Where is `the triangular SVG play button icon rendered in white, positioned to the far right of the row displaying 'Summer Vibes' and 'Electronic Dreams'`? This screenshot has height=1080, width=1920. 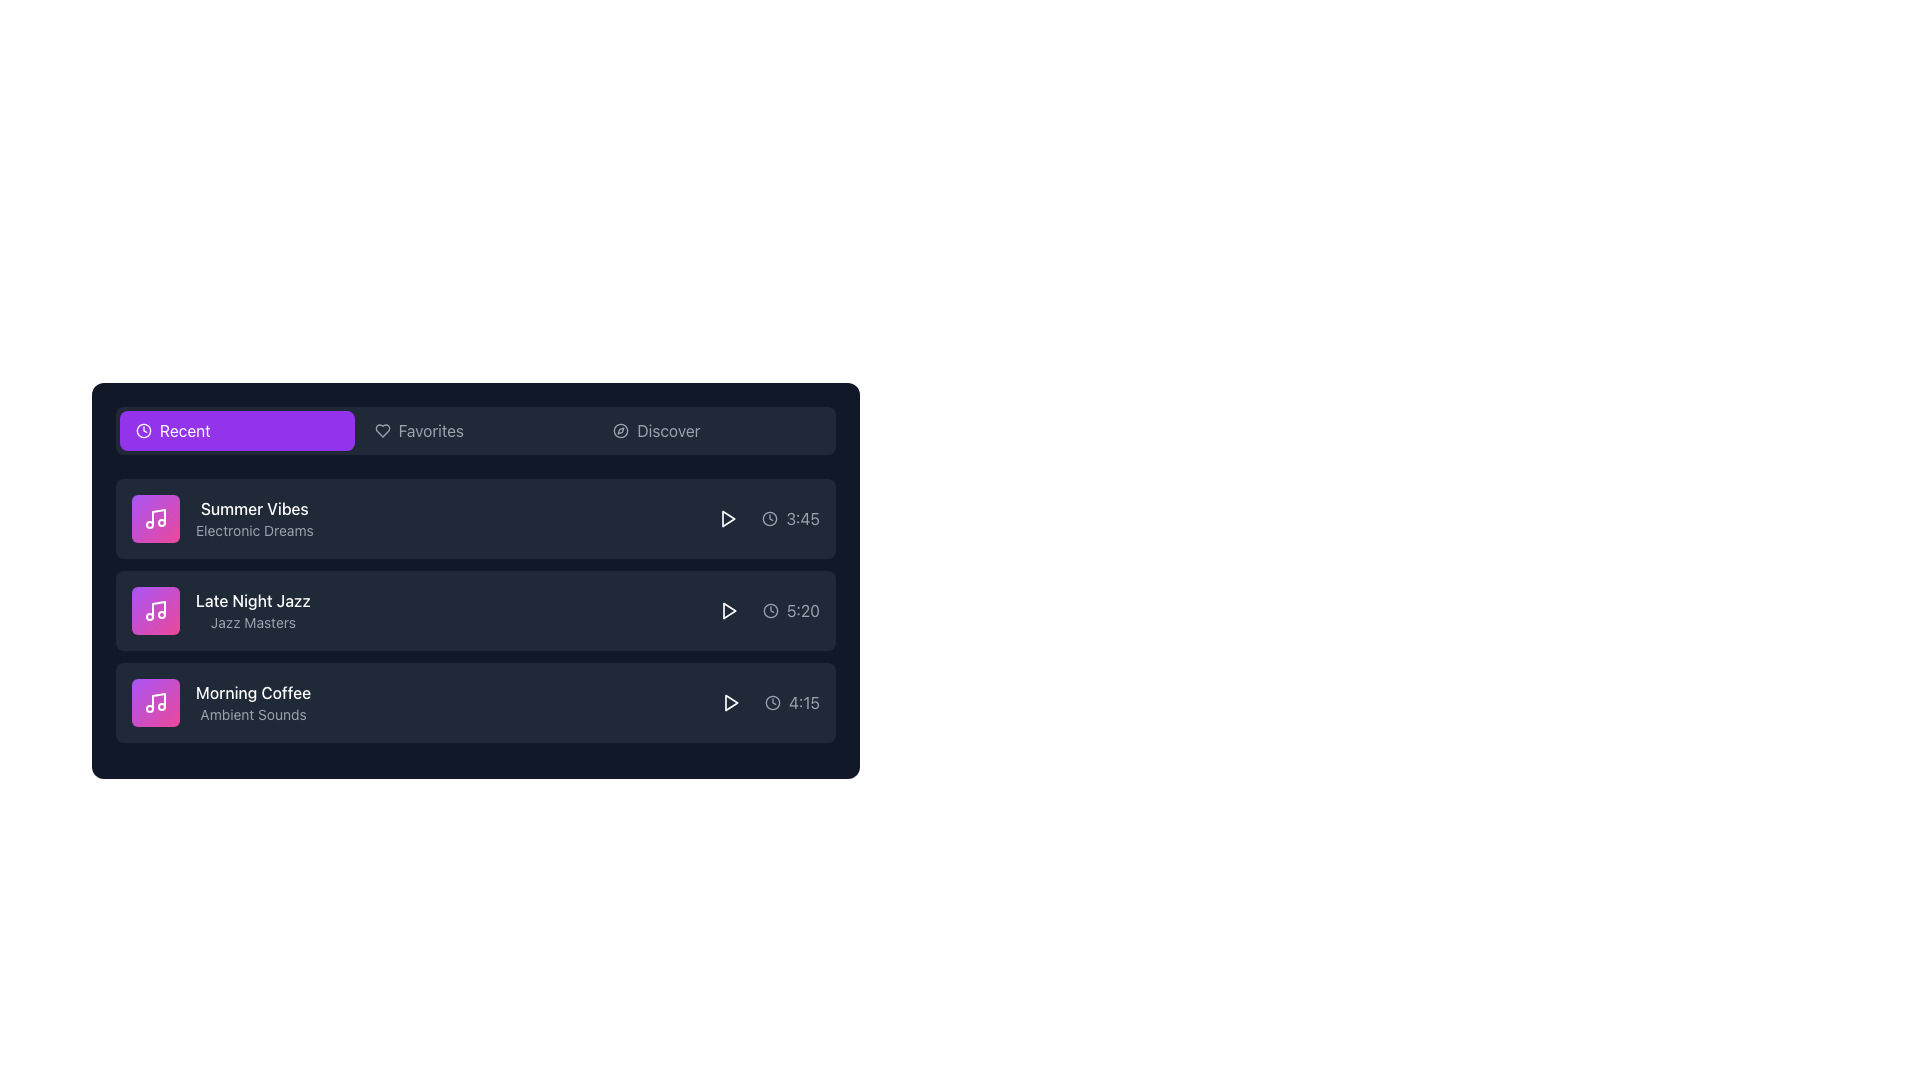
the triangular SVG play button icon rendered in white, positioned to the far right of the row displaying 'Summer Vibes' and 'Electronic Dreams' is located at coordinates (728, 518).